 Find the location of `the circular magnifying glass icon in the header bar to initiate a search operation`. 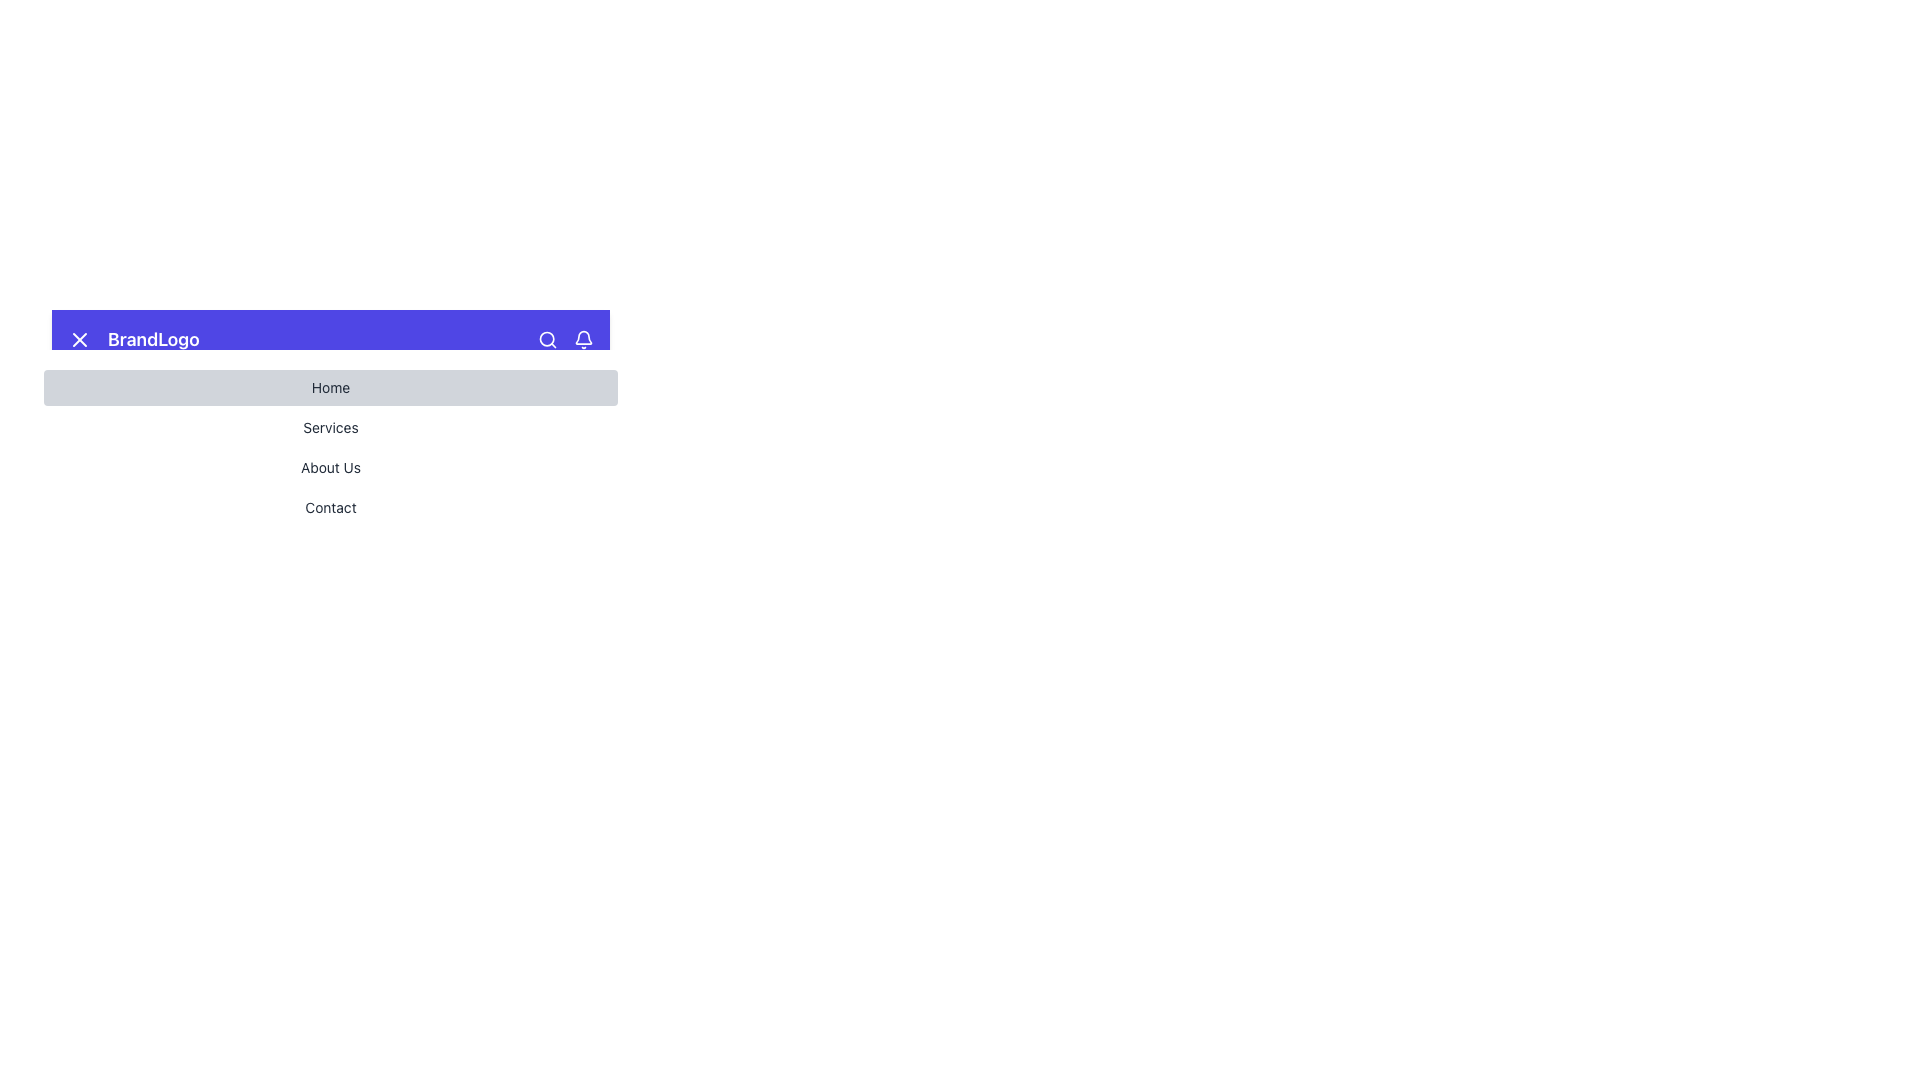

the circular magnifying glass icon in the header bar to initiate a search operation is located at coordinates (547, 338).